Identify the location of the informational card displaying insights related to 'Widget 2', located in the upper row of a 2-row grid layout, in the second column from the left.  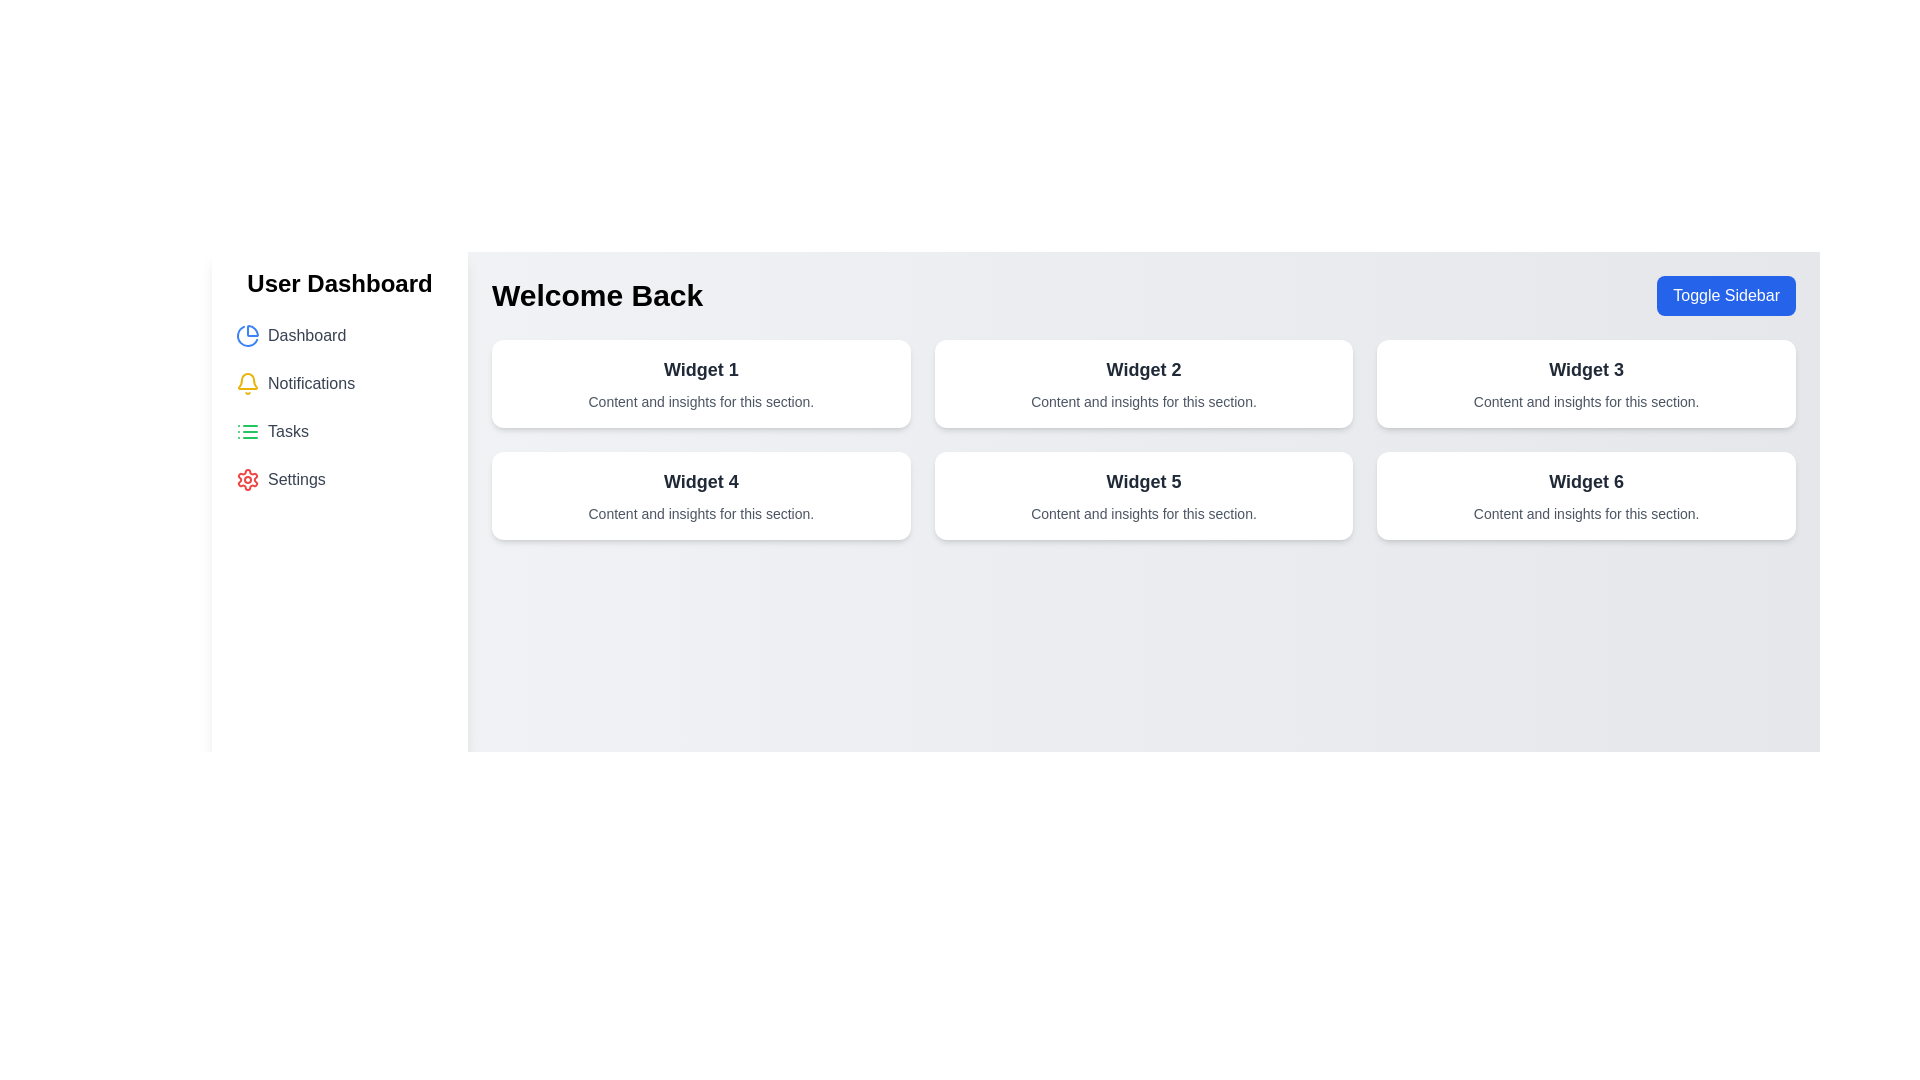
(1143, 384).